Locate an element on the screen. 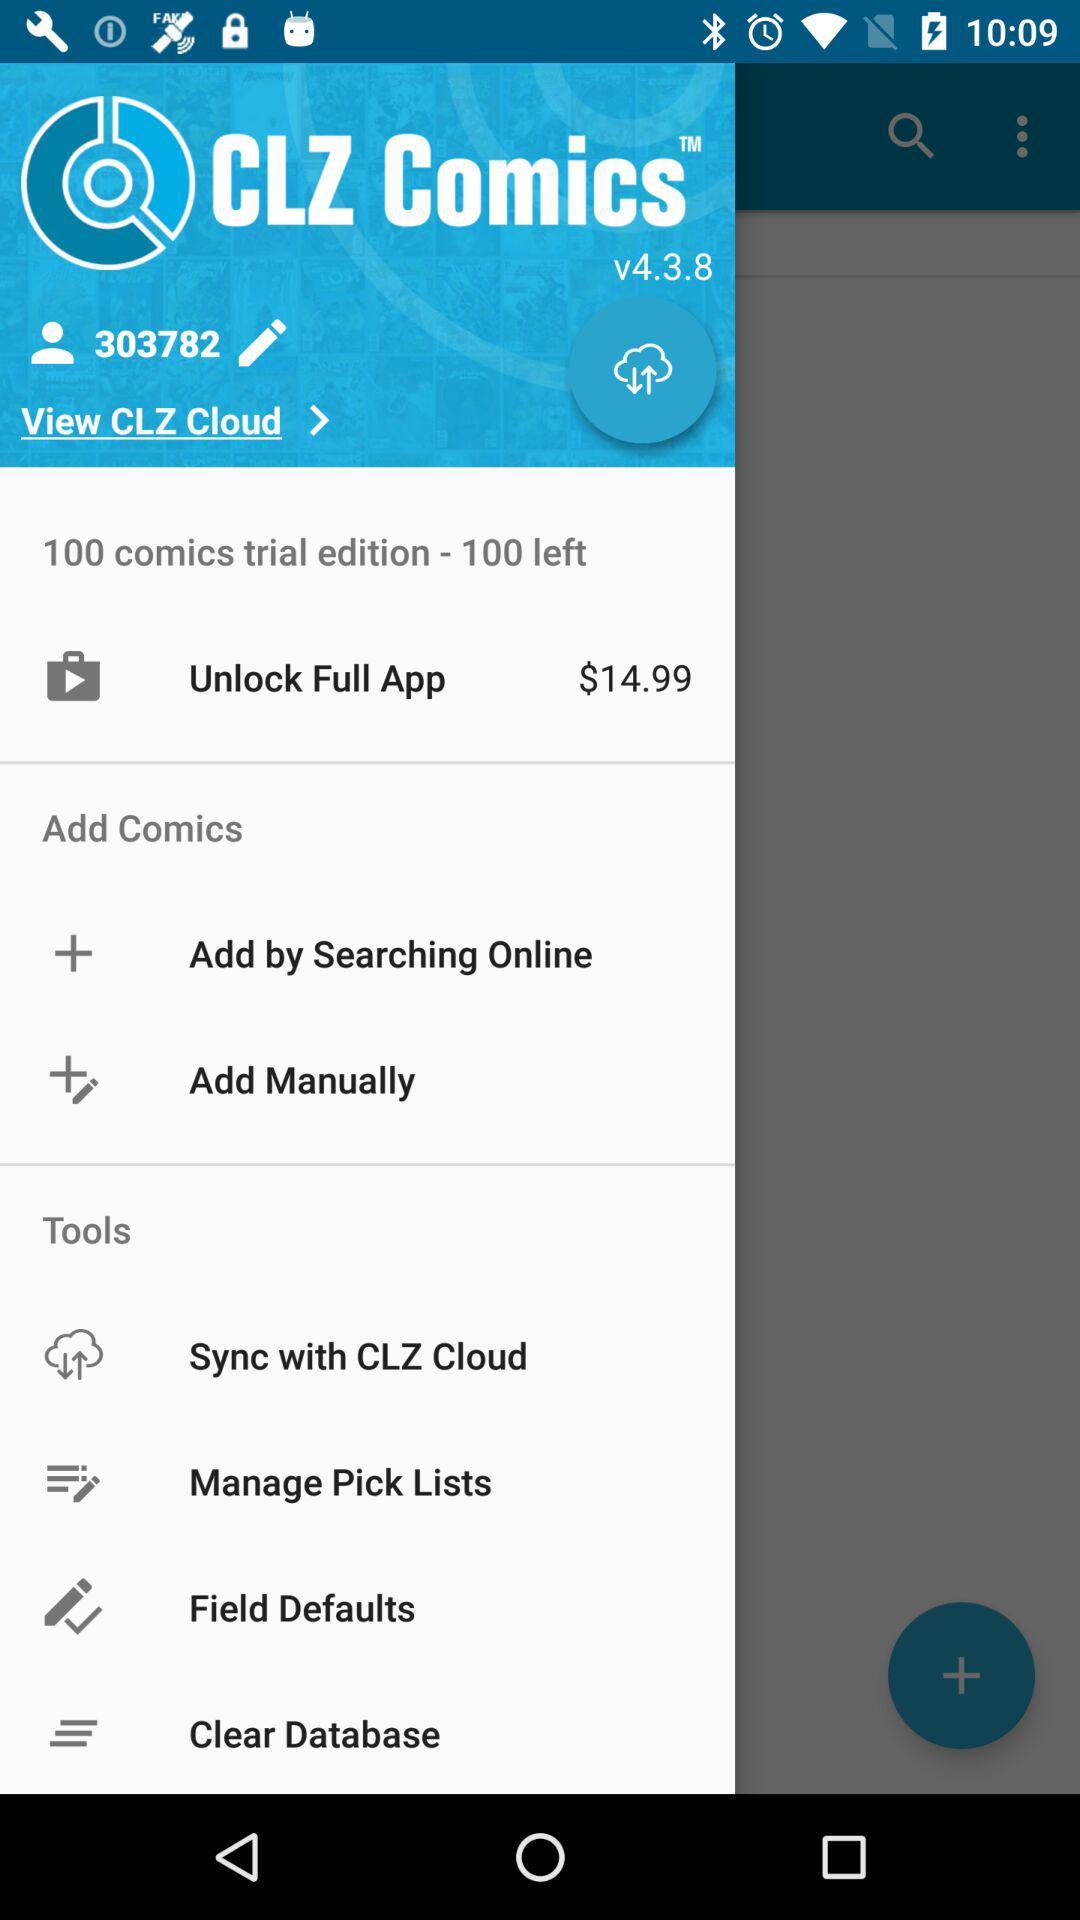  the add icon is located at coordinates (960, 1675).